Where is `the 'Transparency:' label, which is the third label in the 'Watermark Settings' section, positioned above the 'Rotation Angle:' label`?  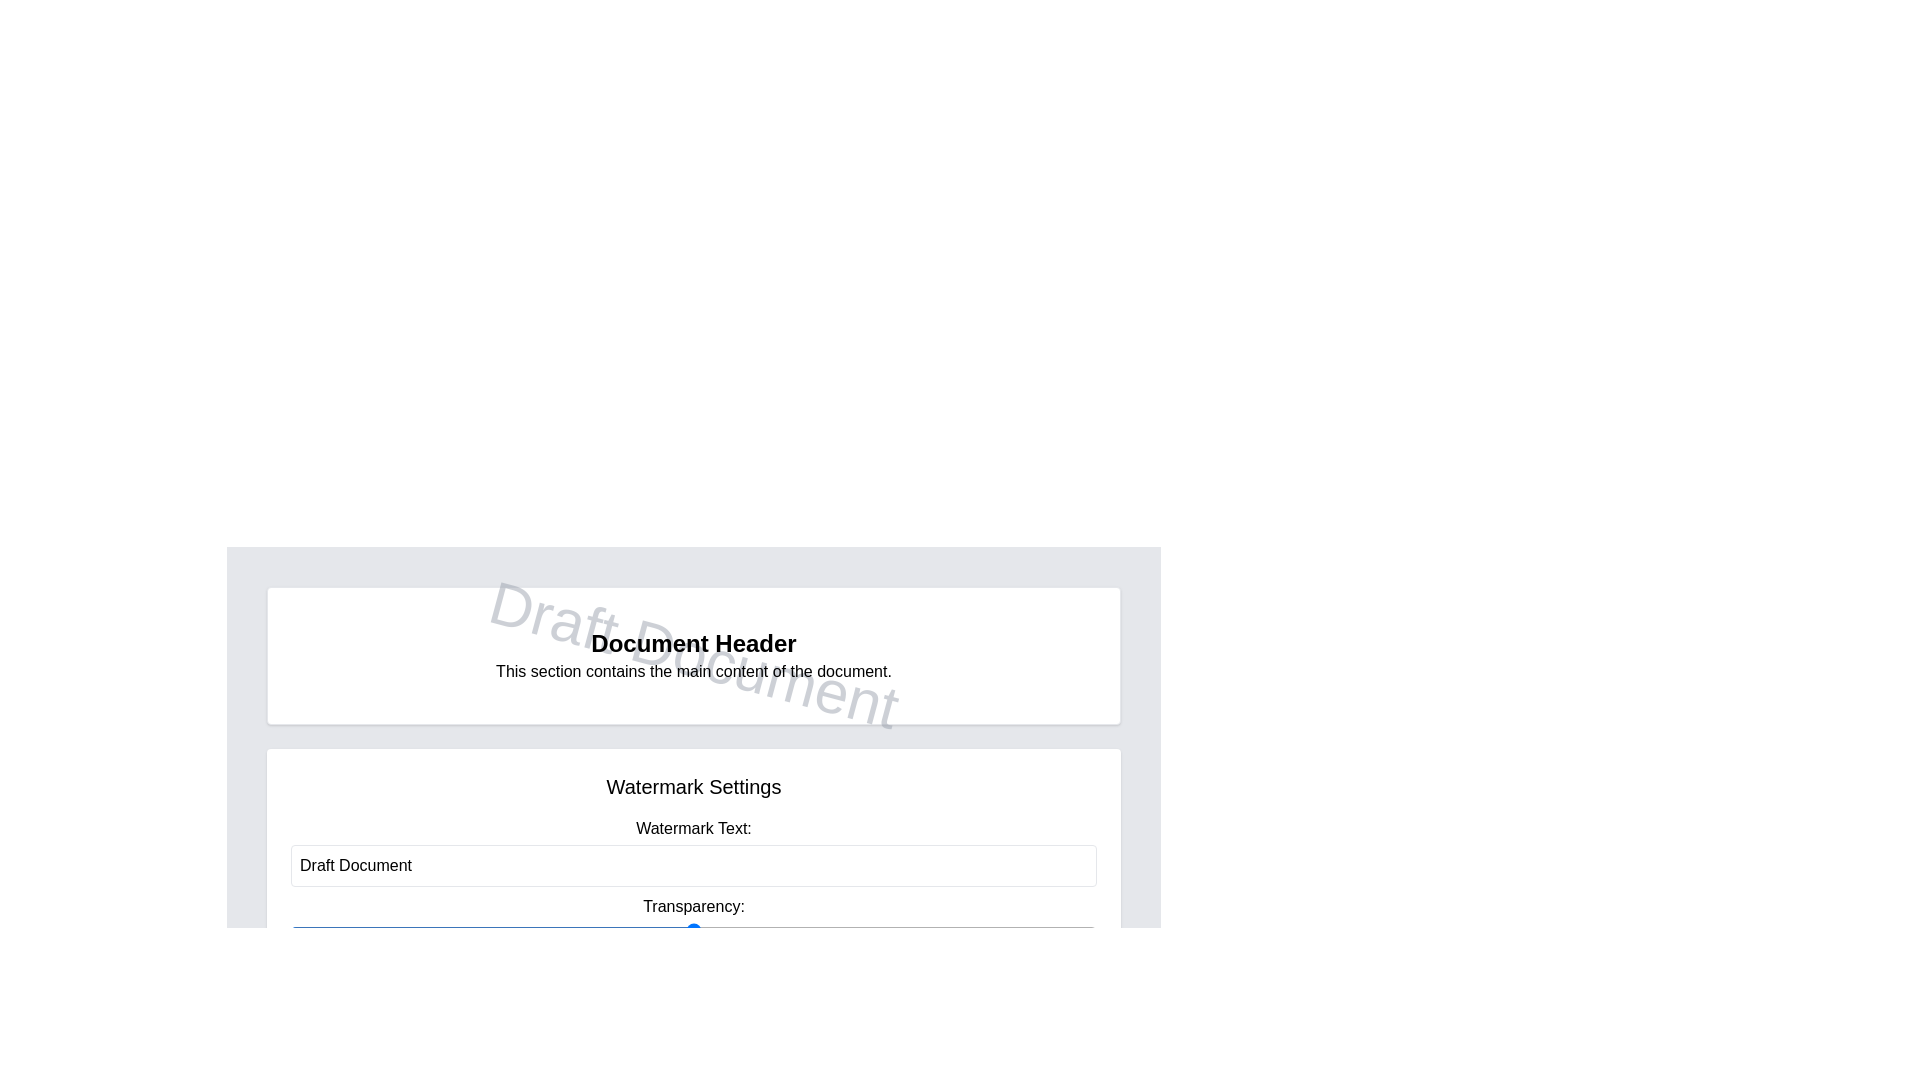 the 'Transparency:' label, which is the third label in the 'Watermark Settings' section, positioned above the 'Rotation Angle:' label is located at coordinates (694, 917).